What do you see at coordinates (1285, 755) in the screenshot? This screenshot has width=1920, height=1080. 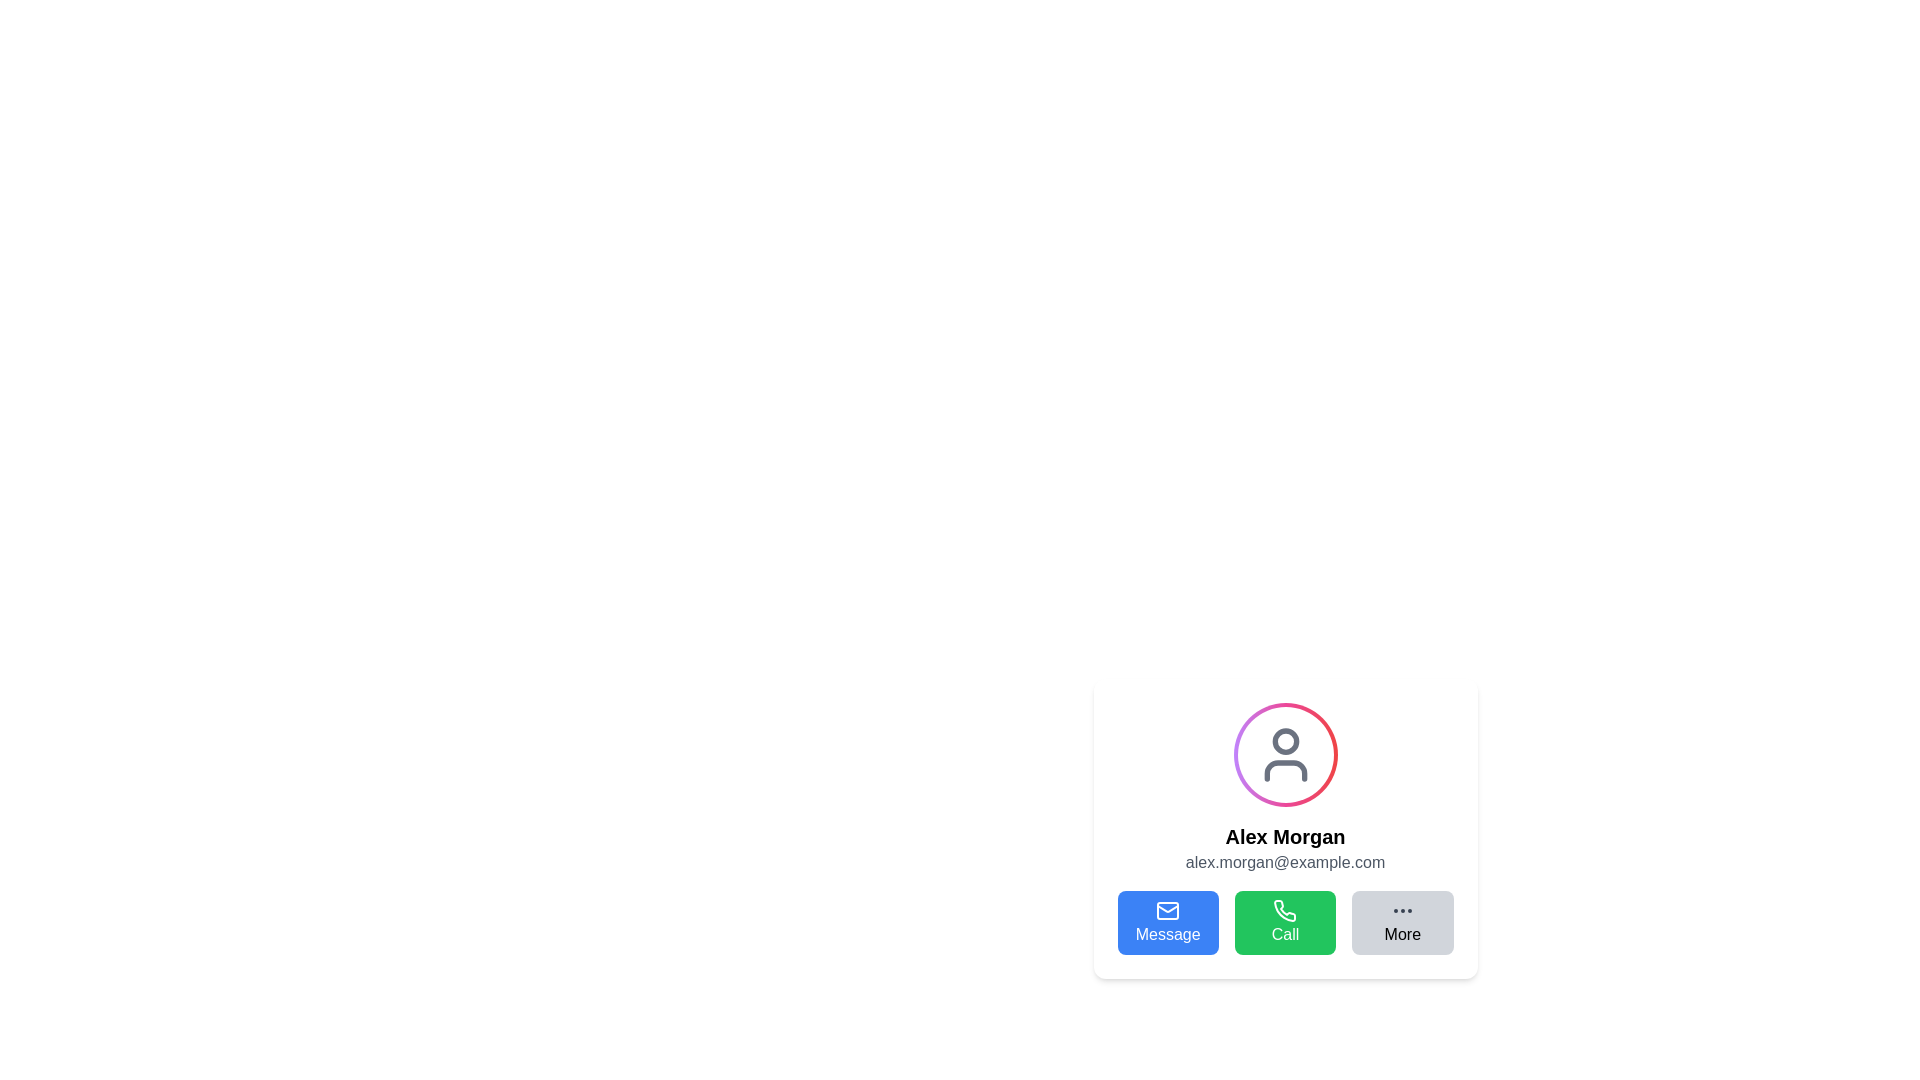 I see `the profile image placeholder for user 'Alex Morgan', located at the top center of the user card` at bounding box center [1285, 755].